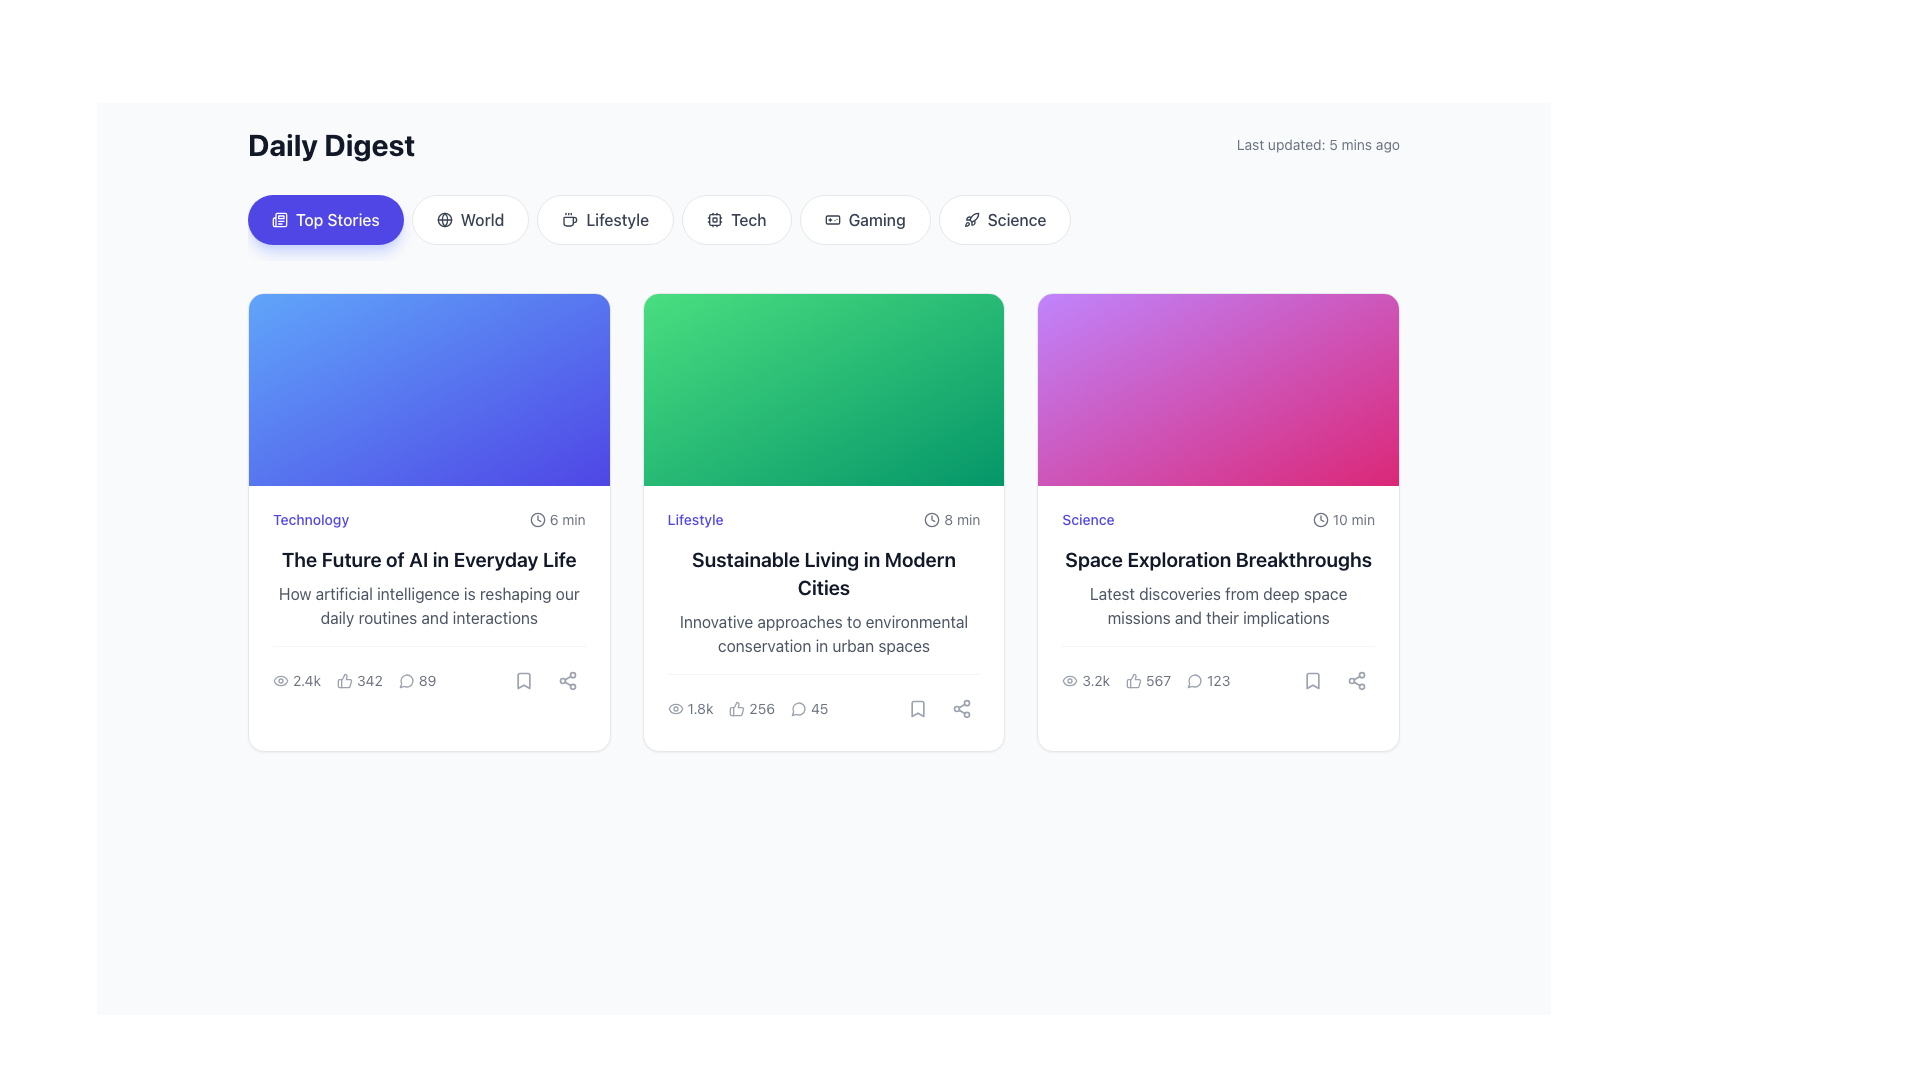 Image resolution: width=1920 pixels, height=1080 pixels. What do you see at coordinates (1194, 680) in the screenshot?
I see `the speech bubble icon located at the lower right corner of the 'Space Exploration Breakthroughs' card` at bounding box center [1194, 680].